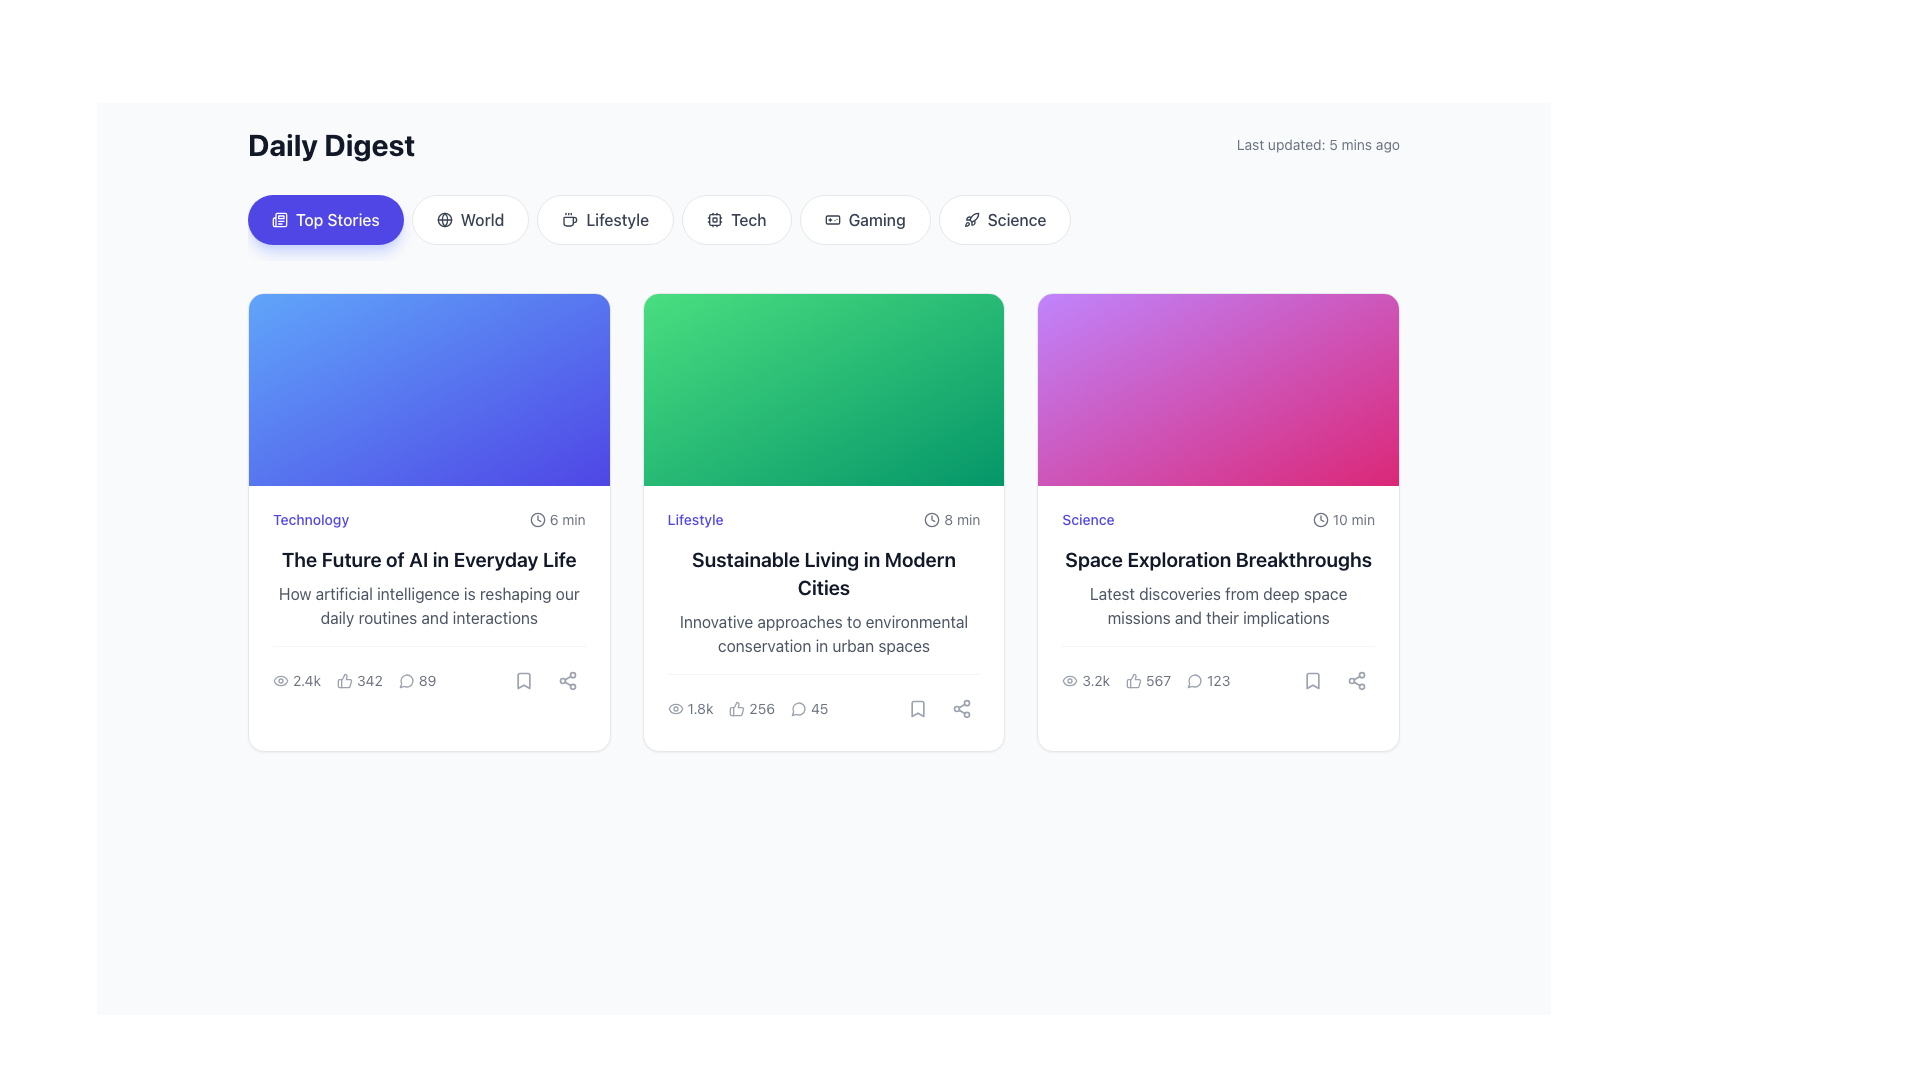 Image resolution: width=1920 pixels, height=1080 pixels. What do you see at coordinates (1194, 680) in the screenshot?
I see `the speech bubble icon located at the lower right corner of the 'Space Exploration Breakthroughs' card` at bounding box center [1194, 680].